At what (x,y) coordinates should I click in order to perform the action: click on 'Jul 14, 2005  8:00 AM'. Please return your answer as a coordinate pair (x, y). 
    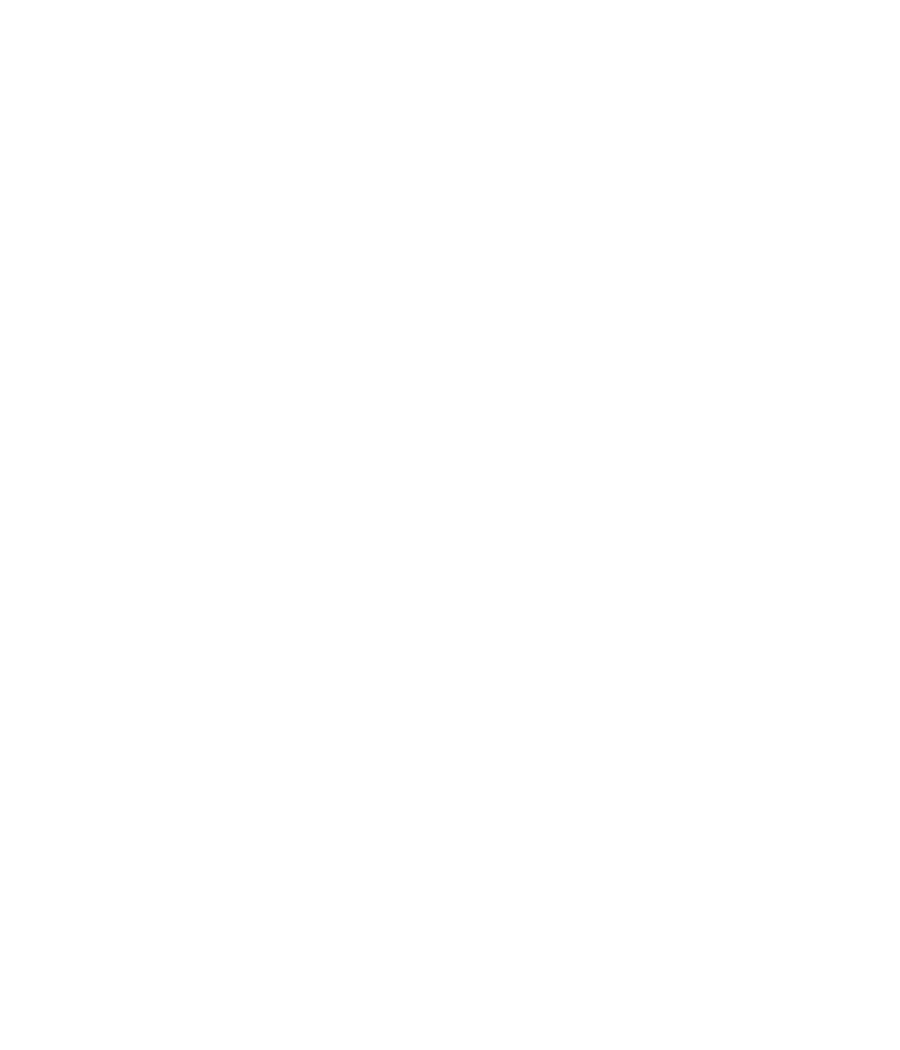
    Looking at the image, I should click on (113, 154).